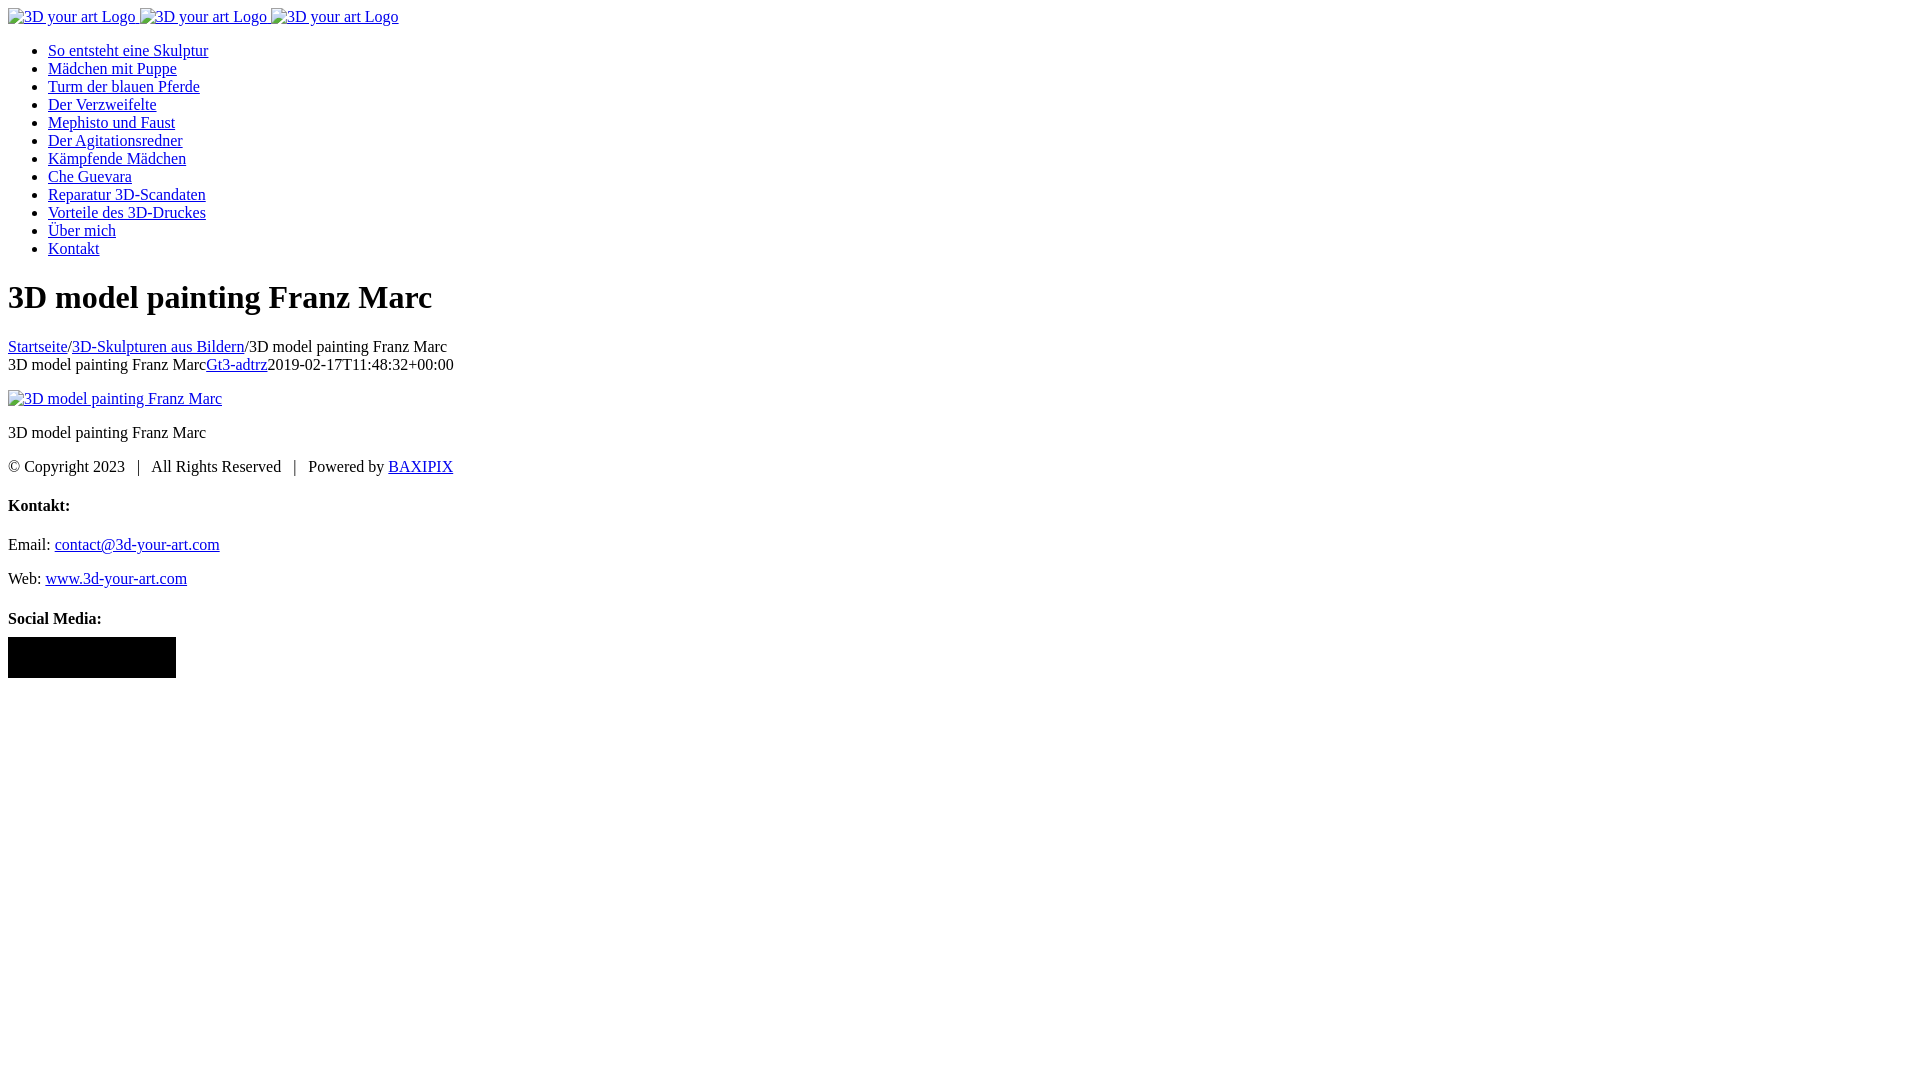 This screenshot has width=1920, height=1080. Describe the element at coordinates (89, 175) in the screenshot. I see `'Che Guevara'` at that location.